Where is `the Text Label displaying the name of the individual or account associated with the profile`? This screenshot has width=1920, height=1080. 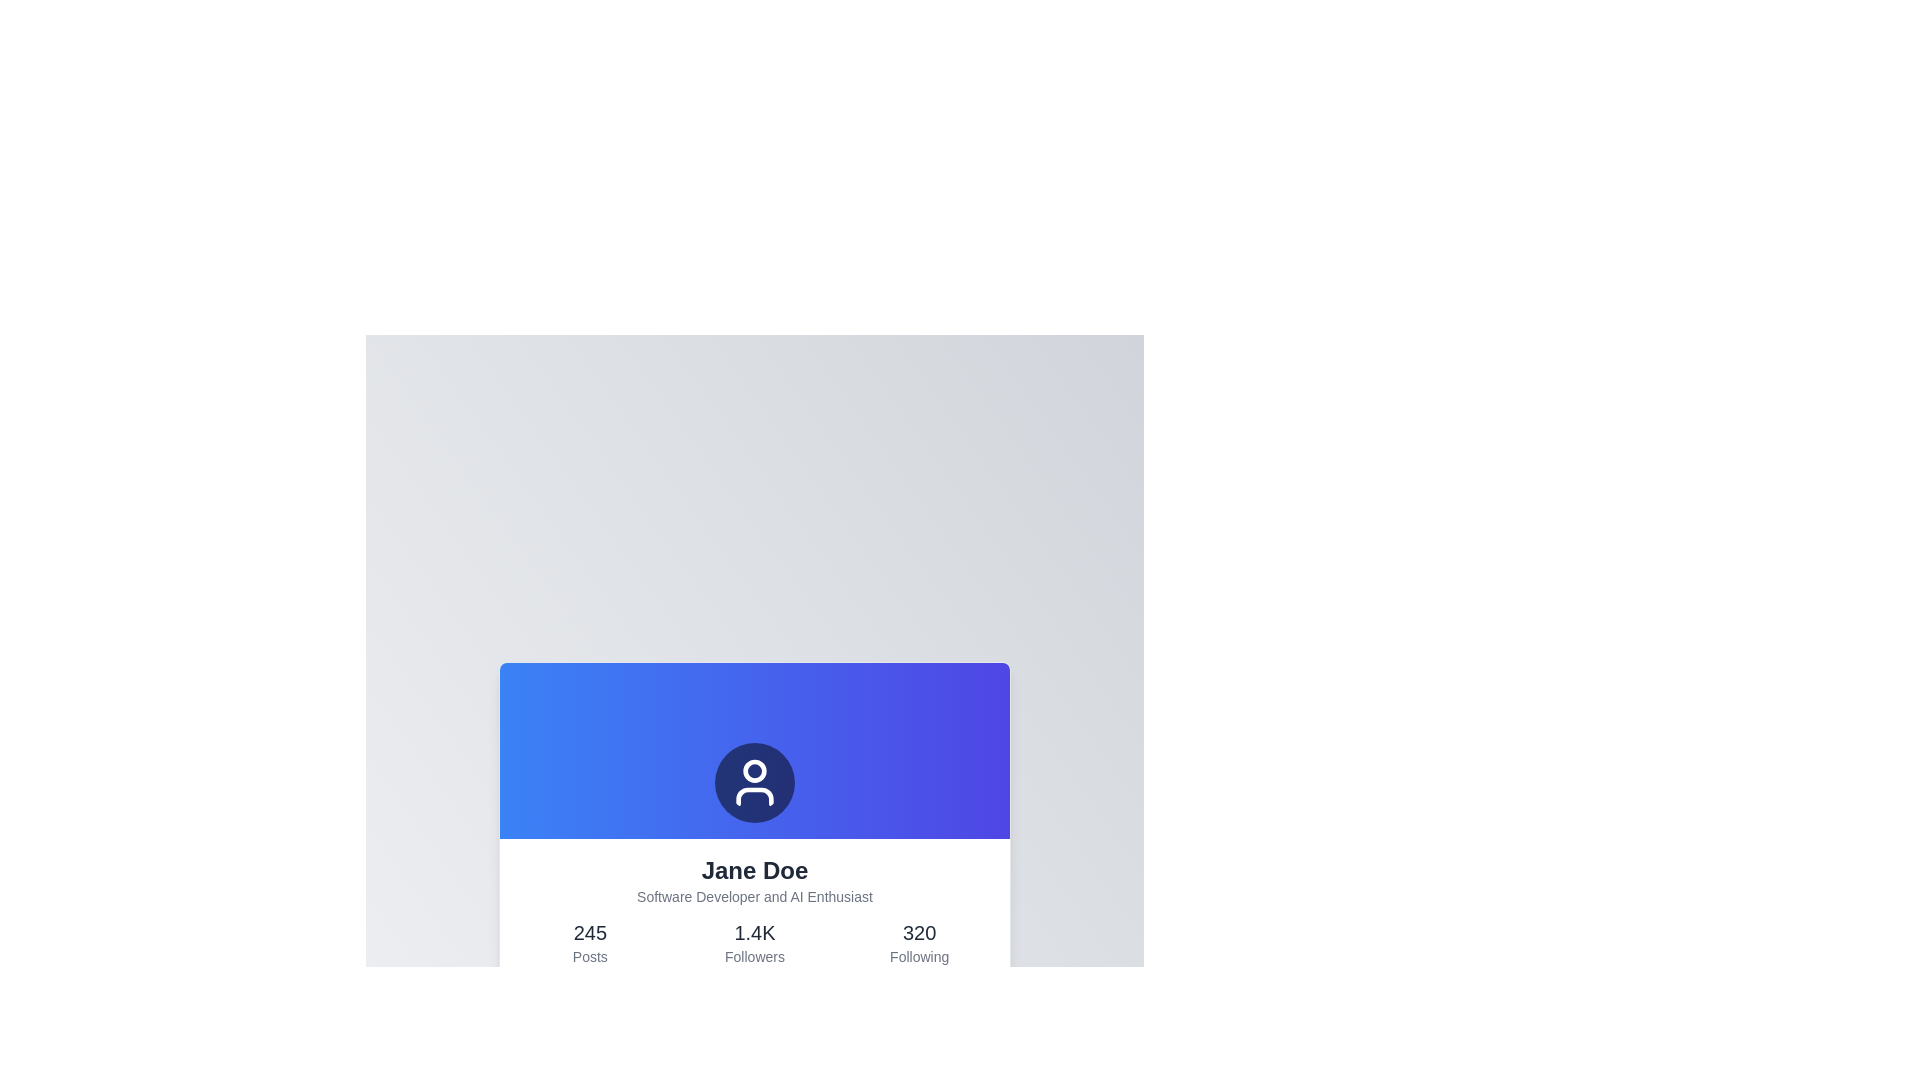 the Text Label displaying the name of the individual or account associated with the profile is located at coordinates (753, 870).